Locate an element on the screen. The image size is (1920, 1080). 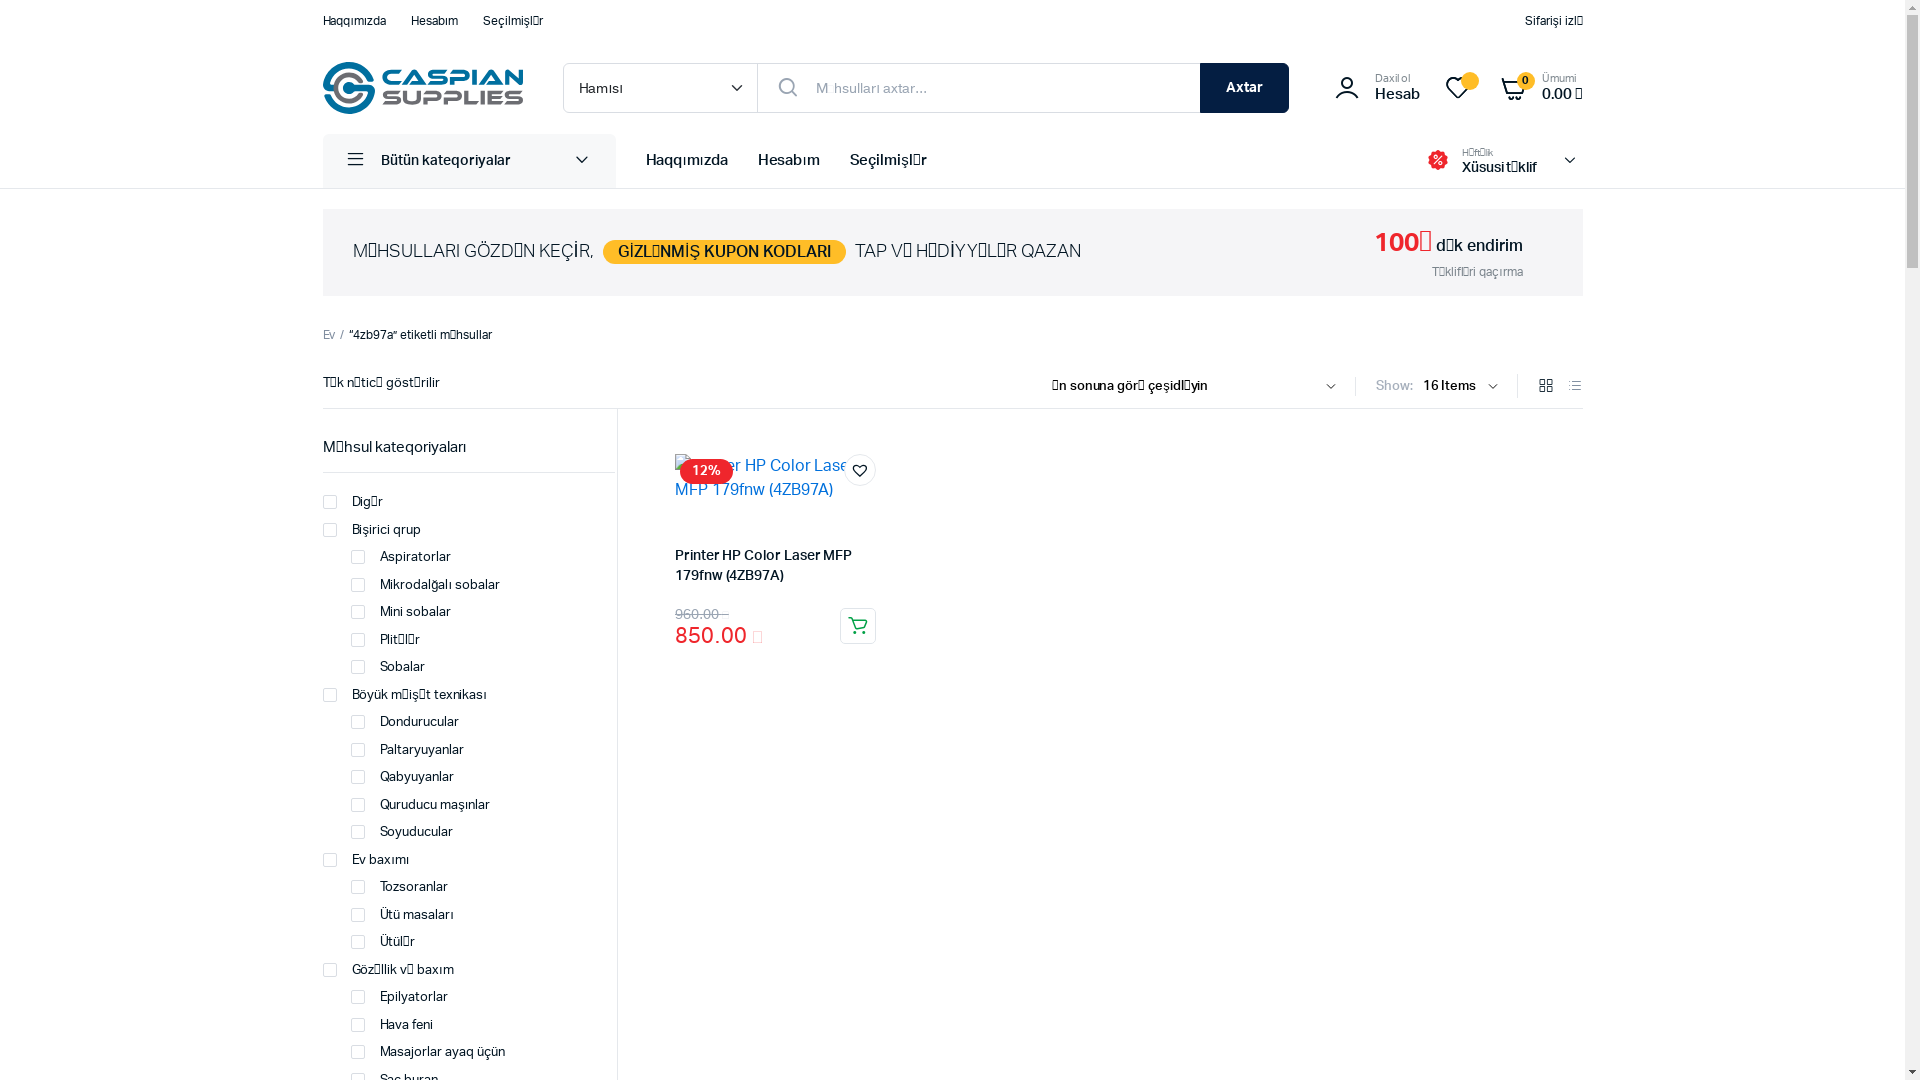
'Hava feni' is located at coordinates (391, 1026).